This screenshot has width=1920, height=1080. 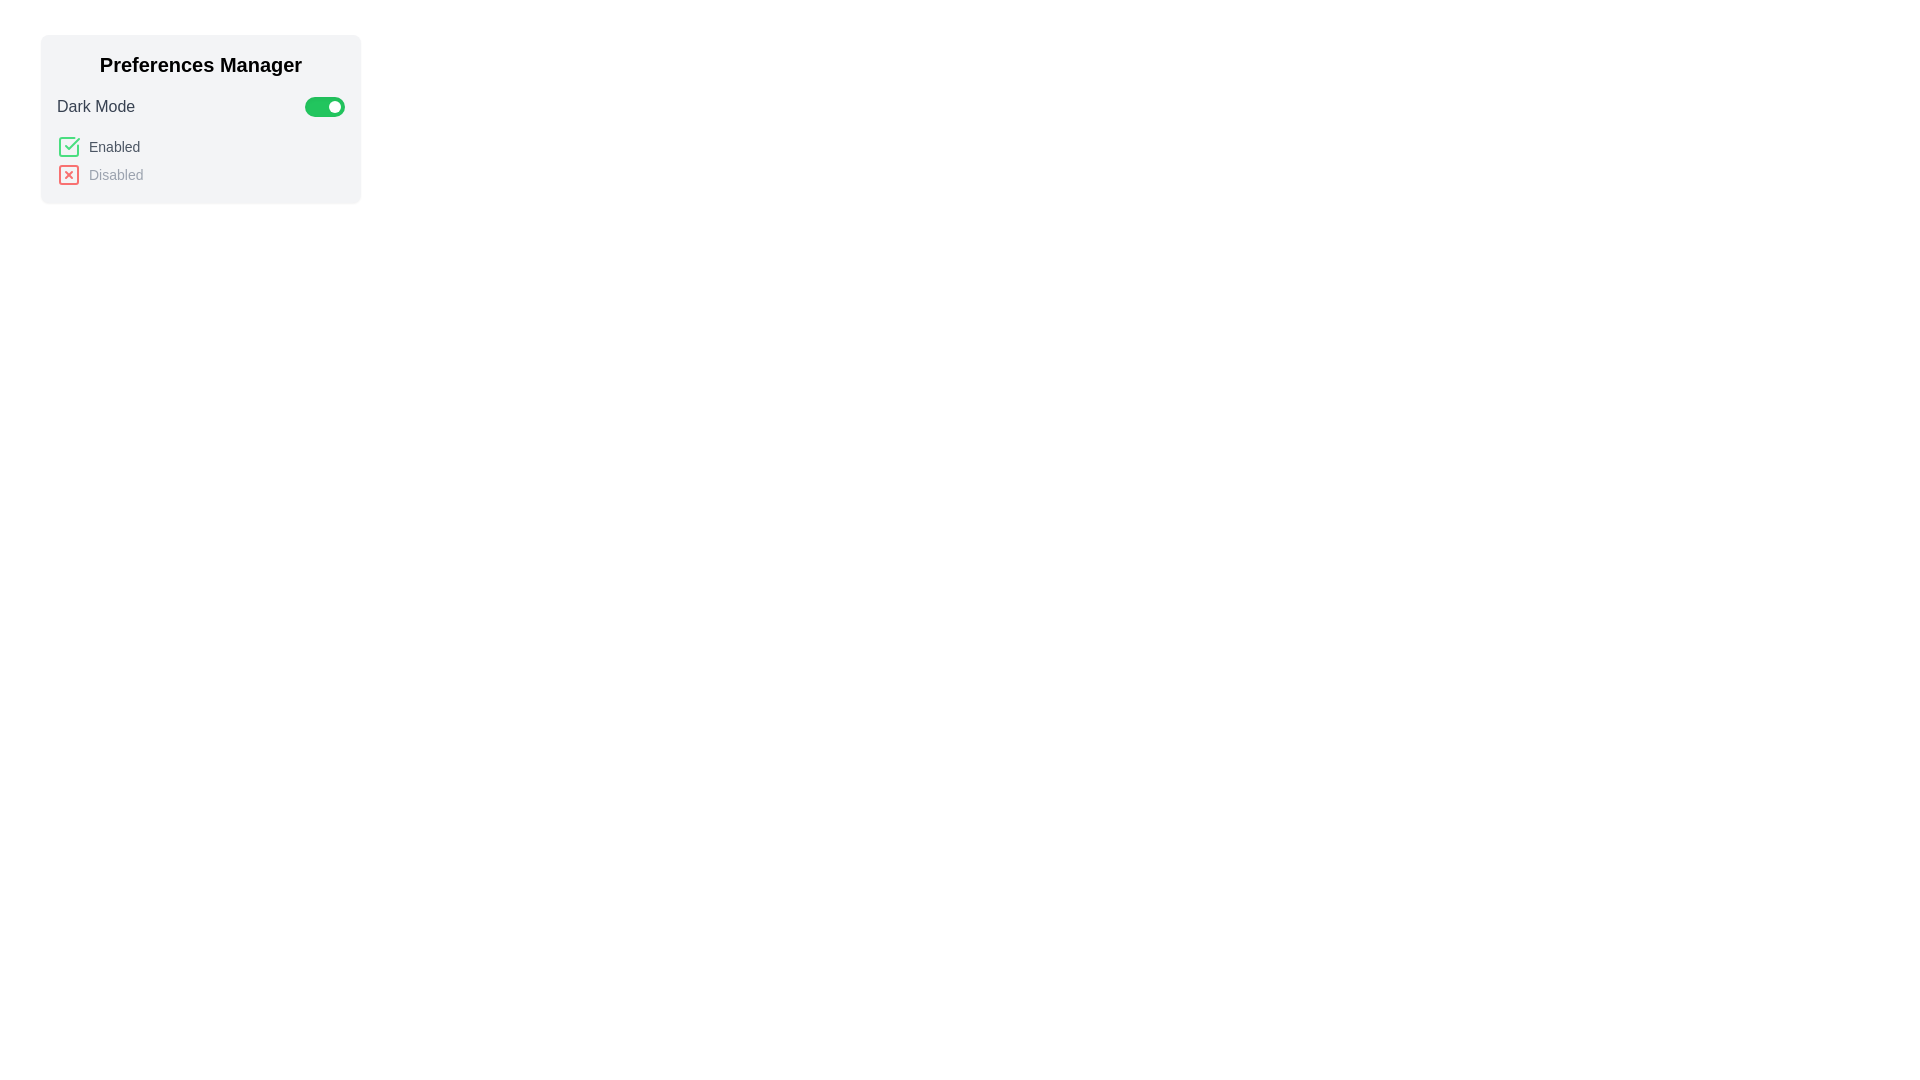 What do you see at coordinates (325, 107) in the screenshot?
I see `the toggle switch for 'Dark Mode' located on the right side of the 'Preferences Manager' section to change its state` at bounding box center [325, 107].